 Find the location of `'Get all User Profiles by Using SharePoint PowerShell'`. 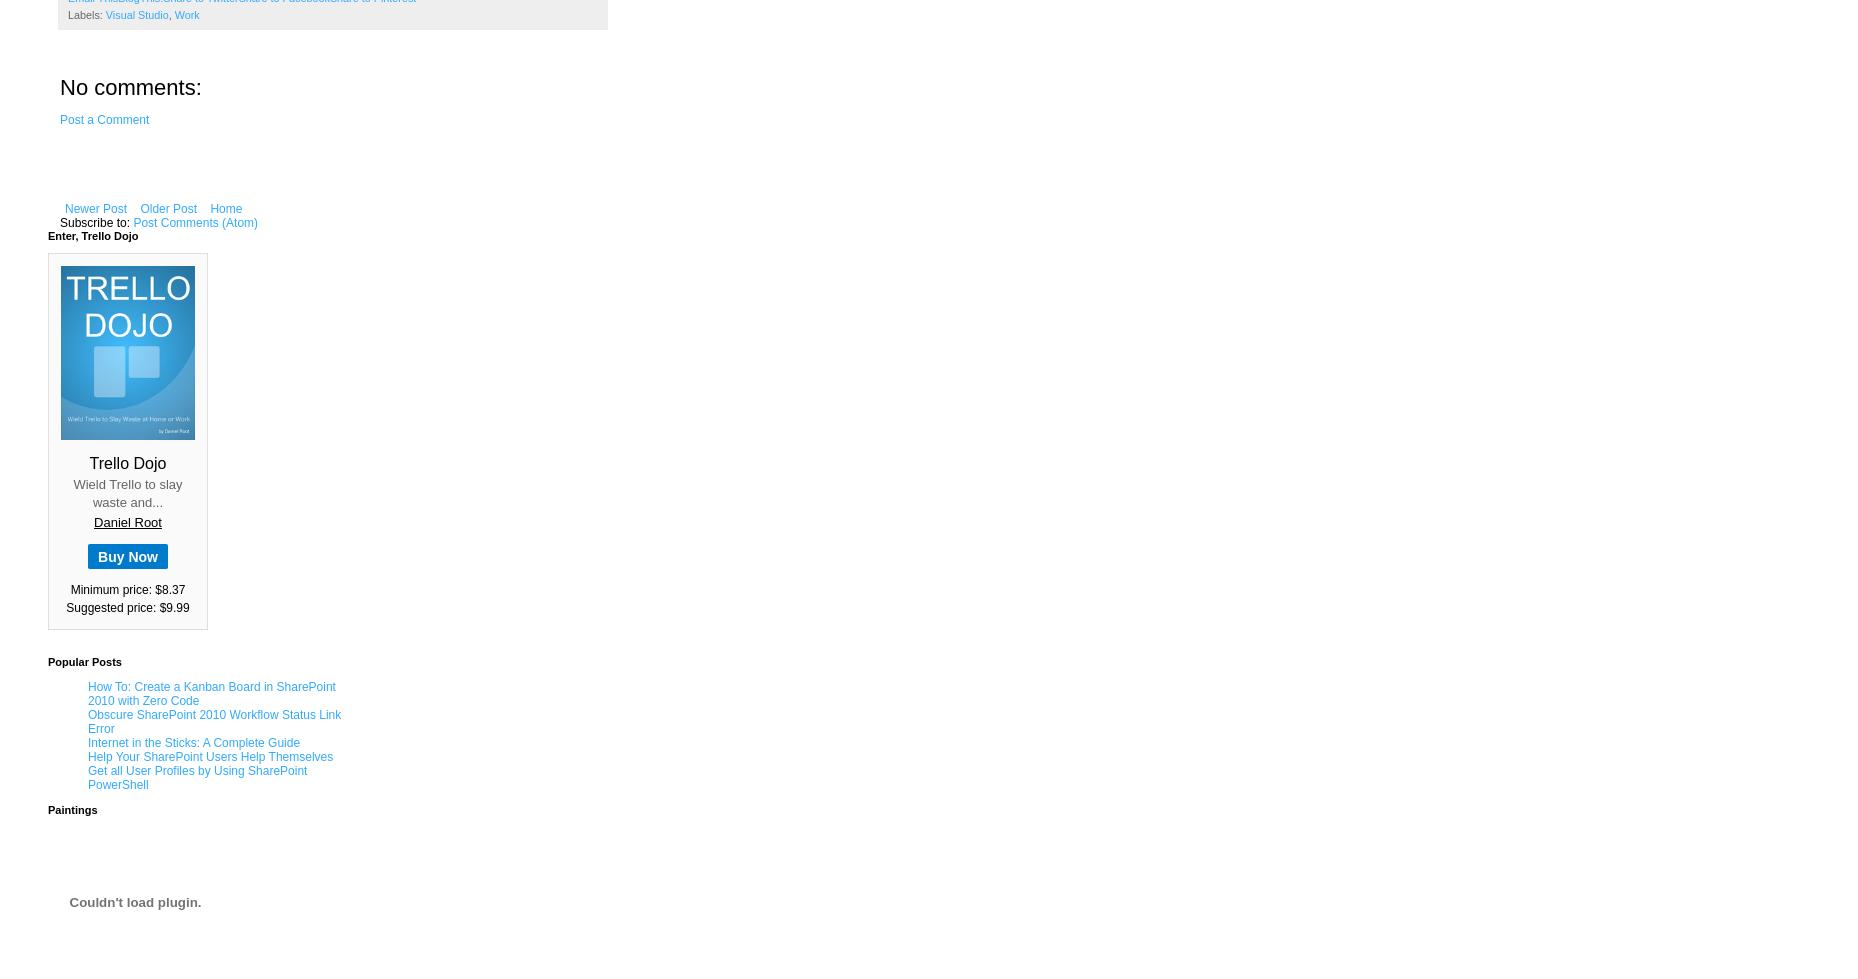

'Get all User Profiles by Using SharePoint PowerShell' is located at coordinates (196, 777).